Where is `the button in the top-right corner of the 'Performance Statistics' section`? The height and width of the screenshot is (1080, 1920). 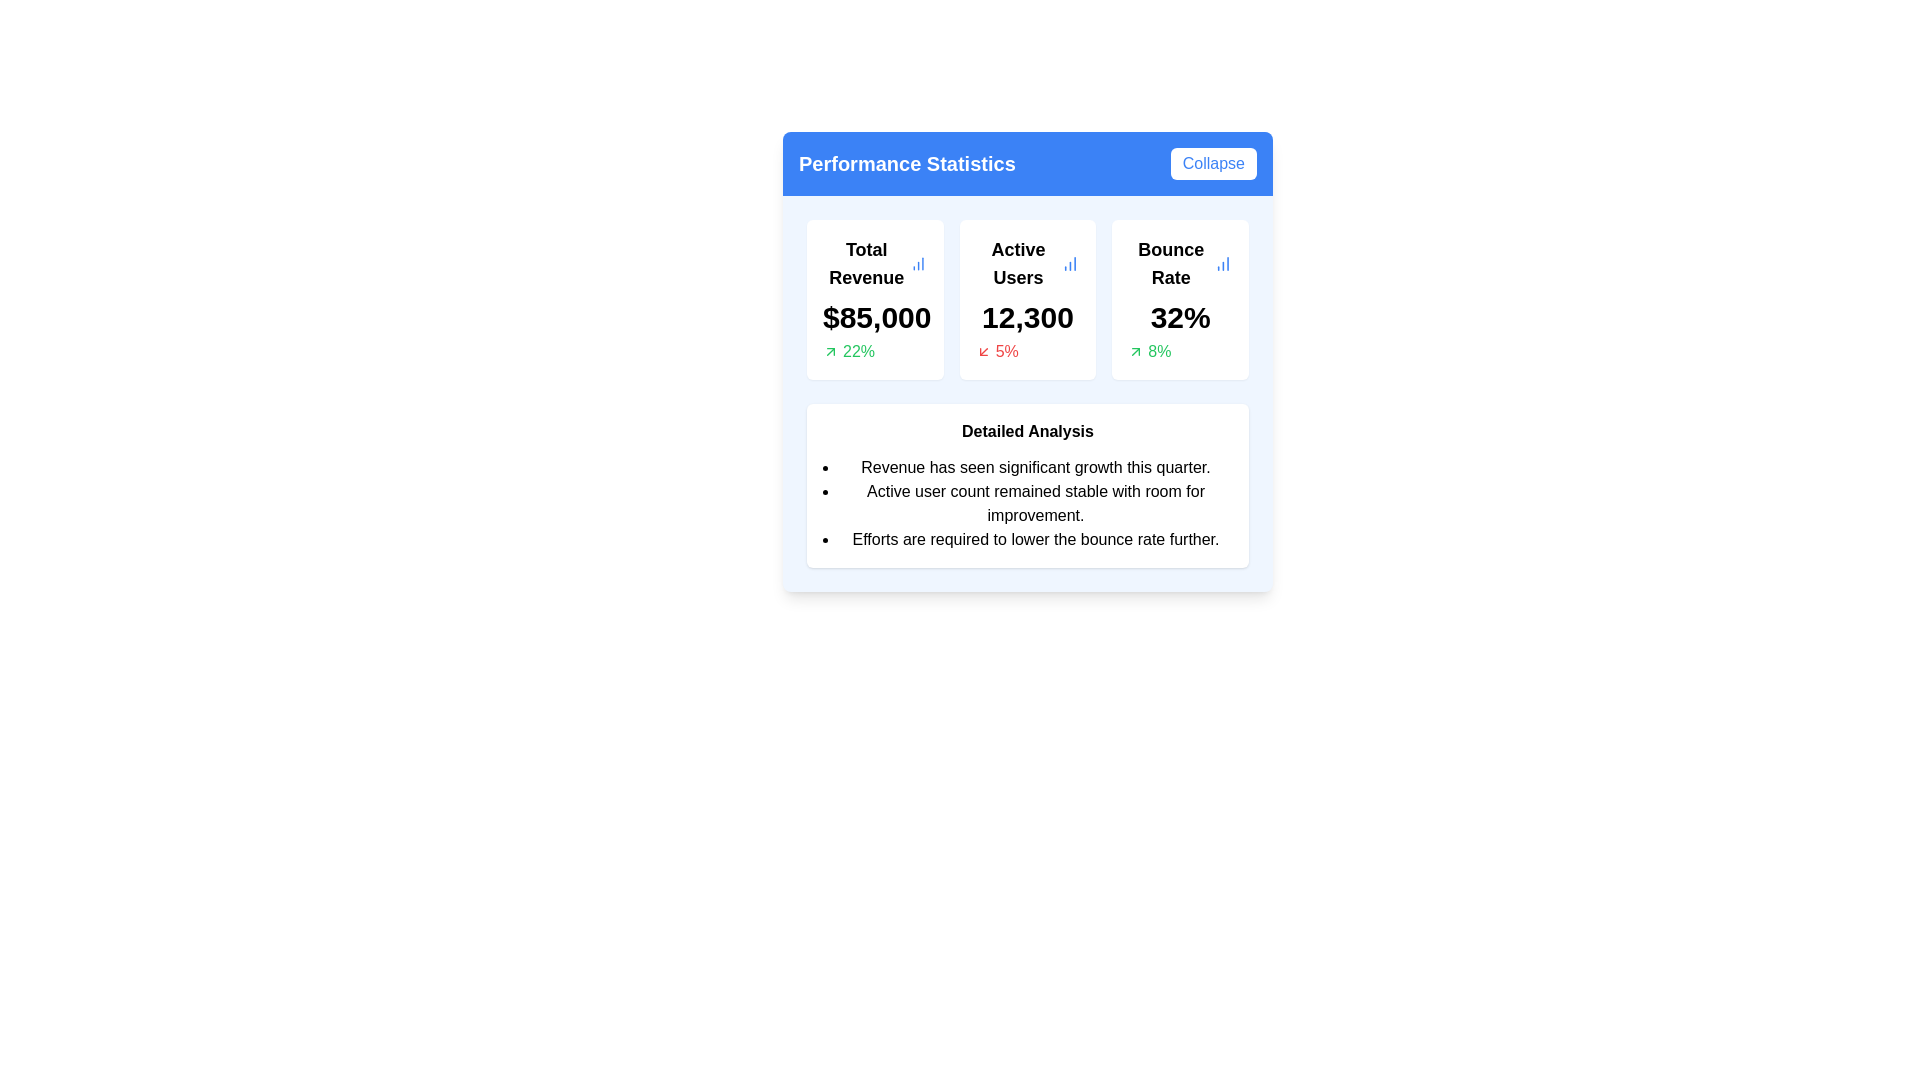
the button in the top-right corner of the 'Performance Statistics' section is located at coordinates (1212, 163).